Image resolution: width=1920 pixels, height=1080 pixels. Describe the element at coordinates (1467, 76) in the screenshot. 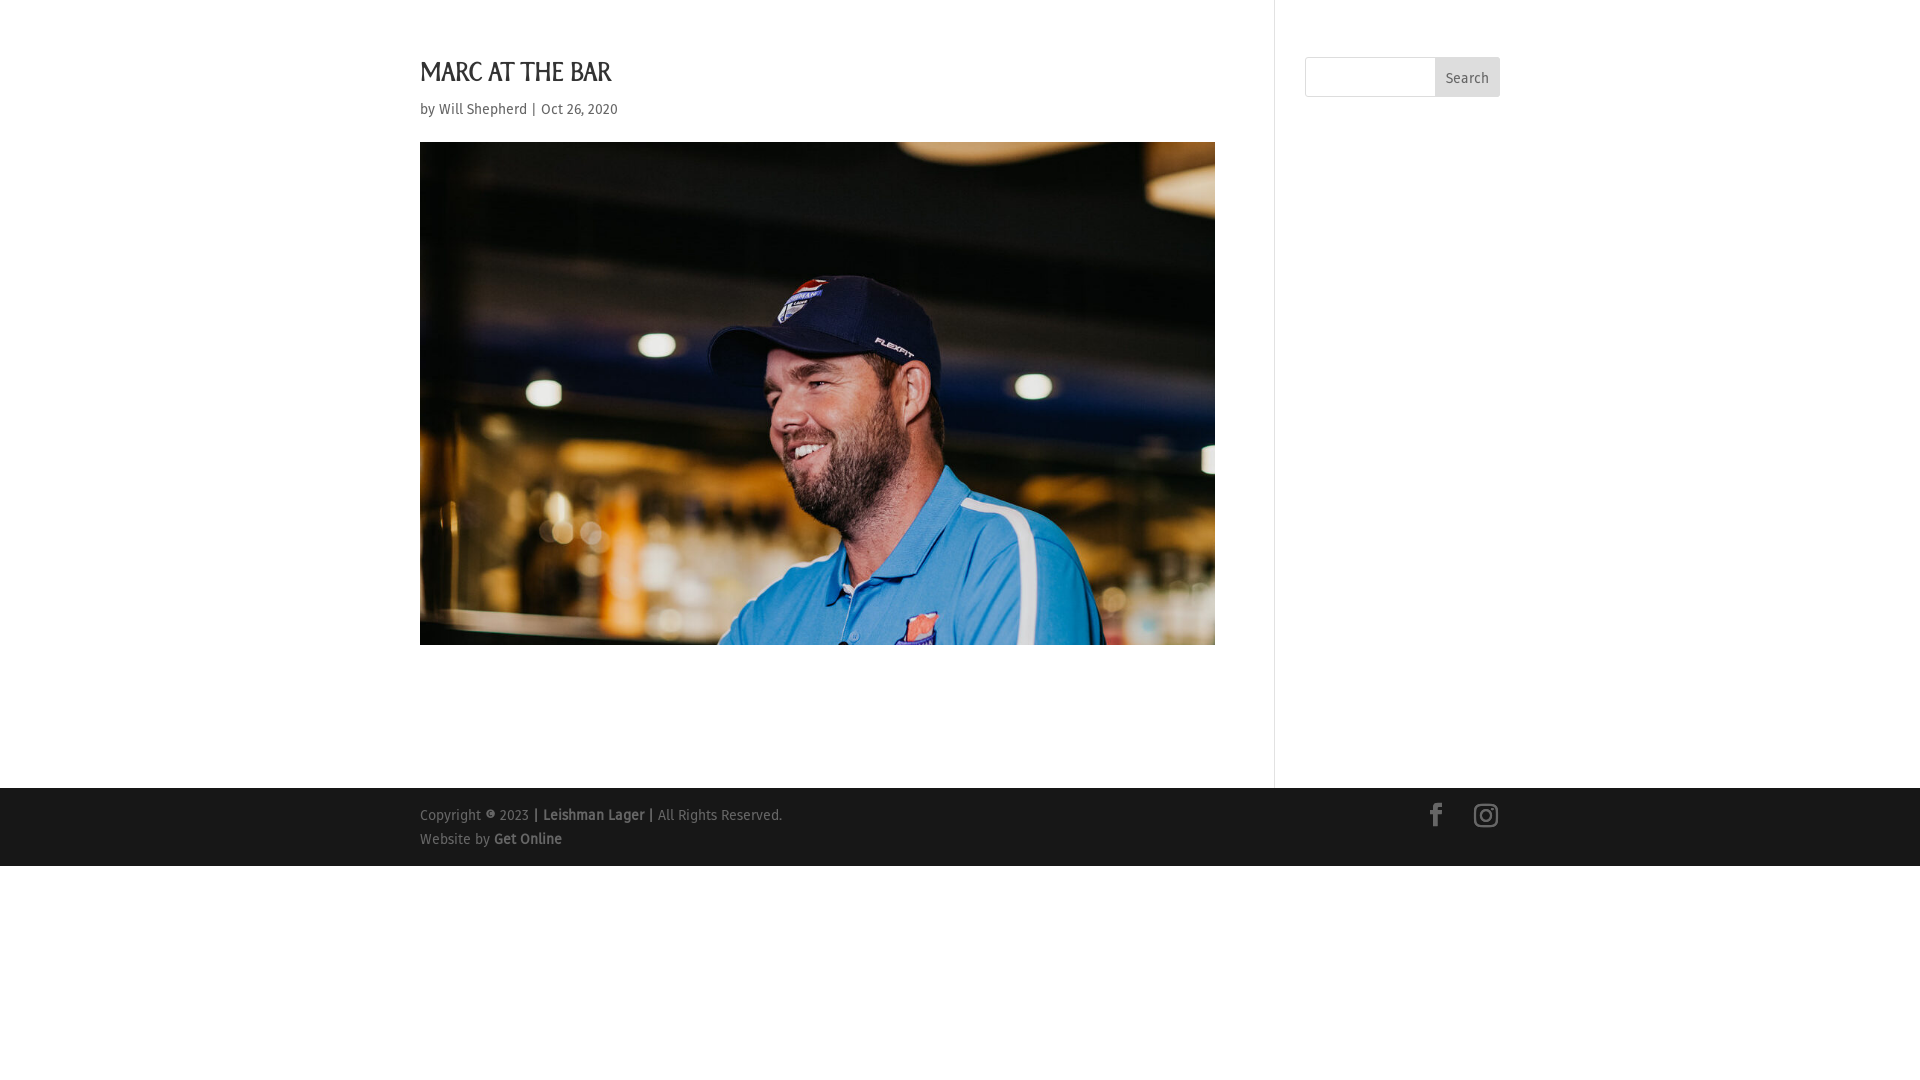

I see `'Search'` at that location.